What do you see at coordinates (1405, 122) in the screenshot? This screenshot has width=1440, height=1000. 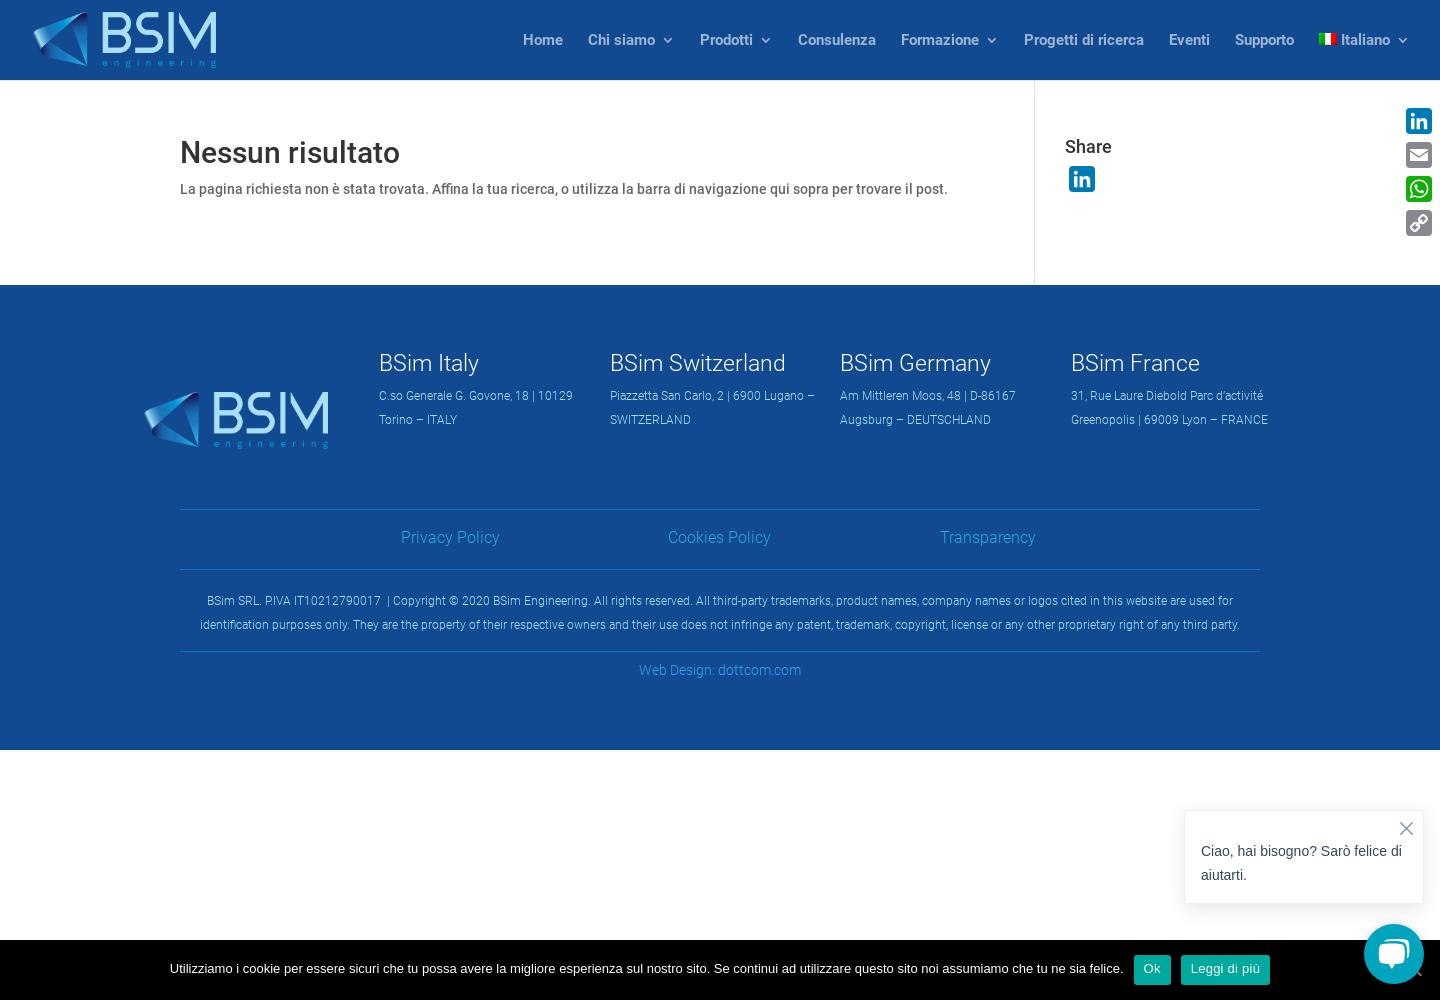 I see `'English'` at bounding box center [1405, 122].